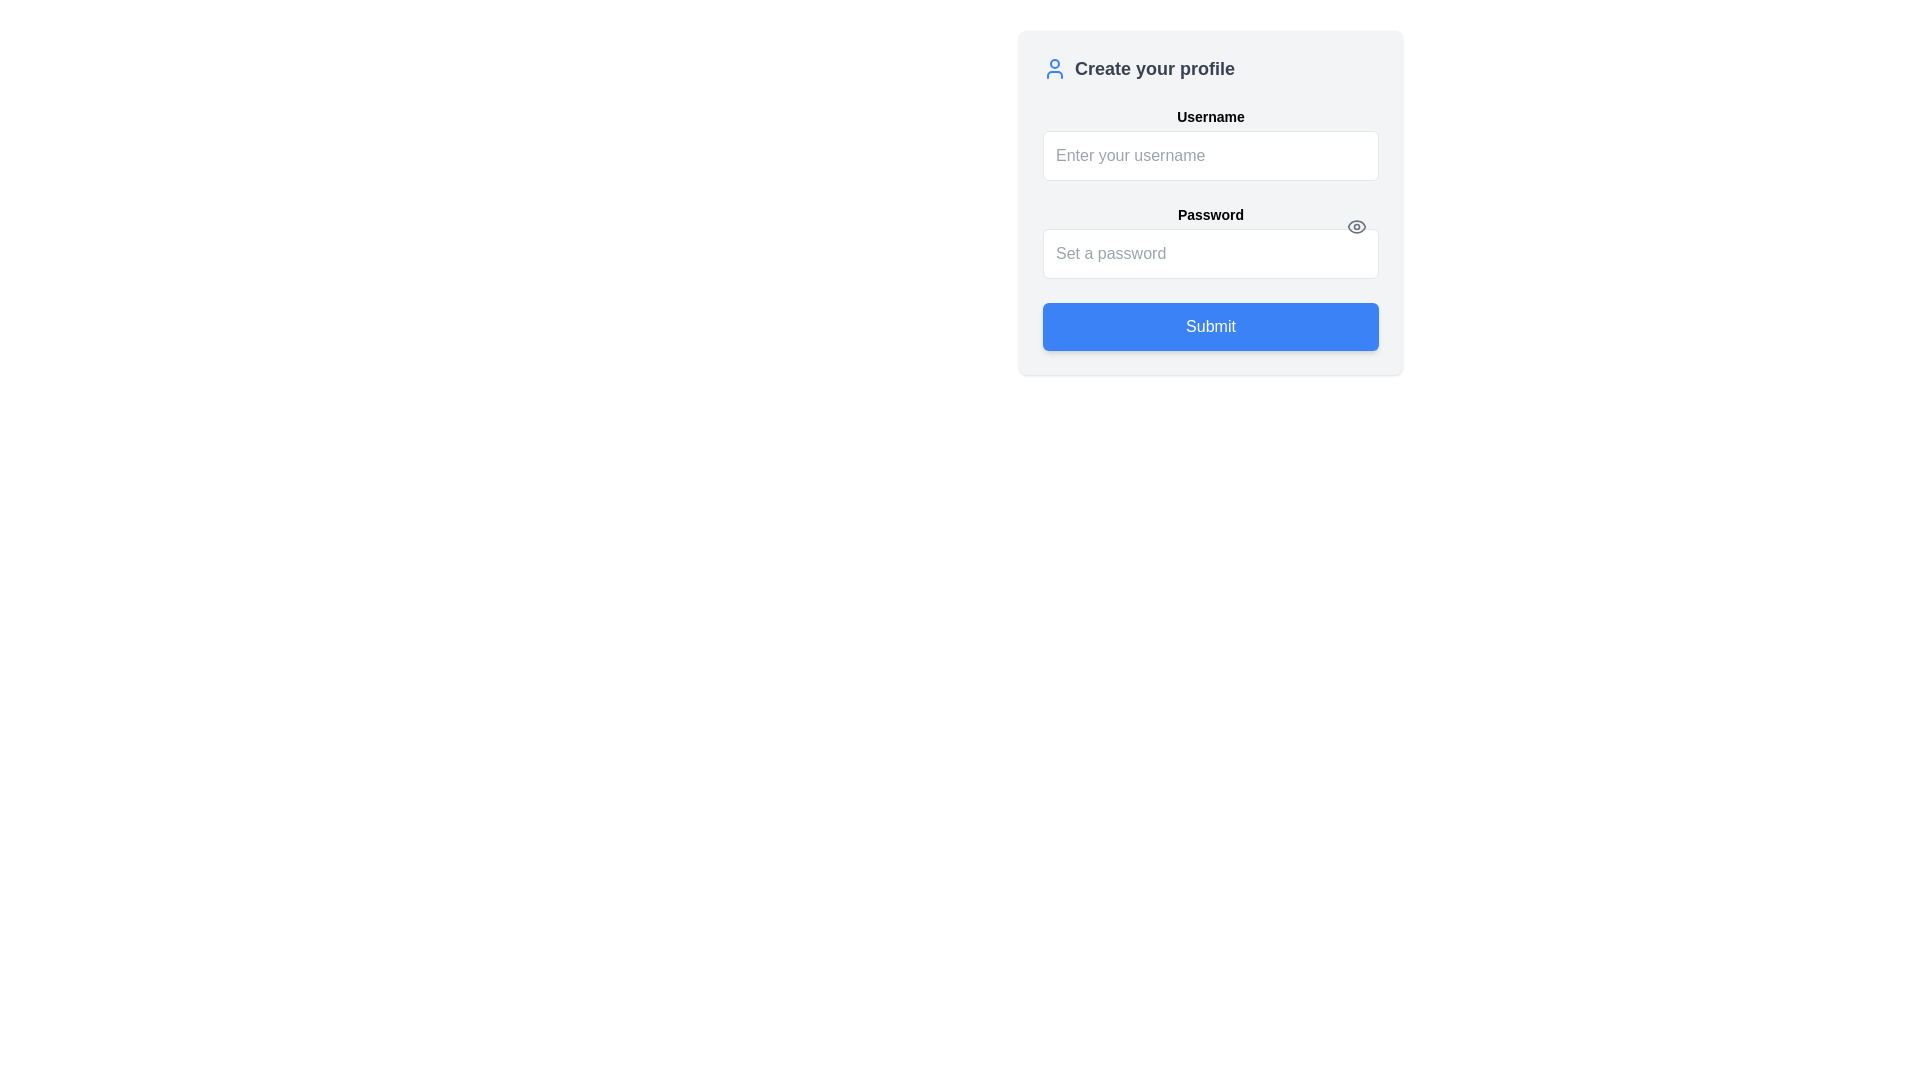 The width and height of the screenshot is (1920, 1080). What do you see at coordinates (1209, 215) in the screenshot?
I see `the label for the password input field, which is located below the 'Username' label and above the password input field in the form` at bounding box center [1209, 215].